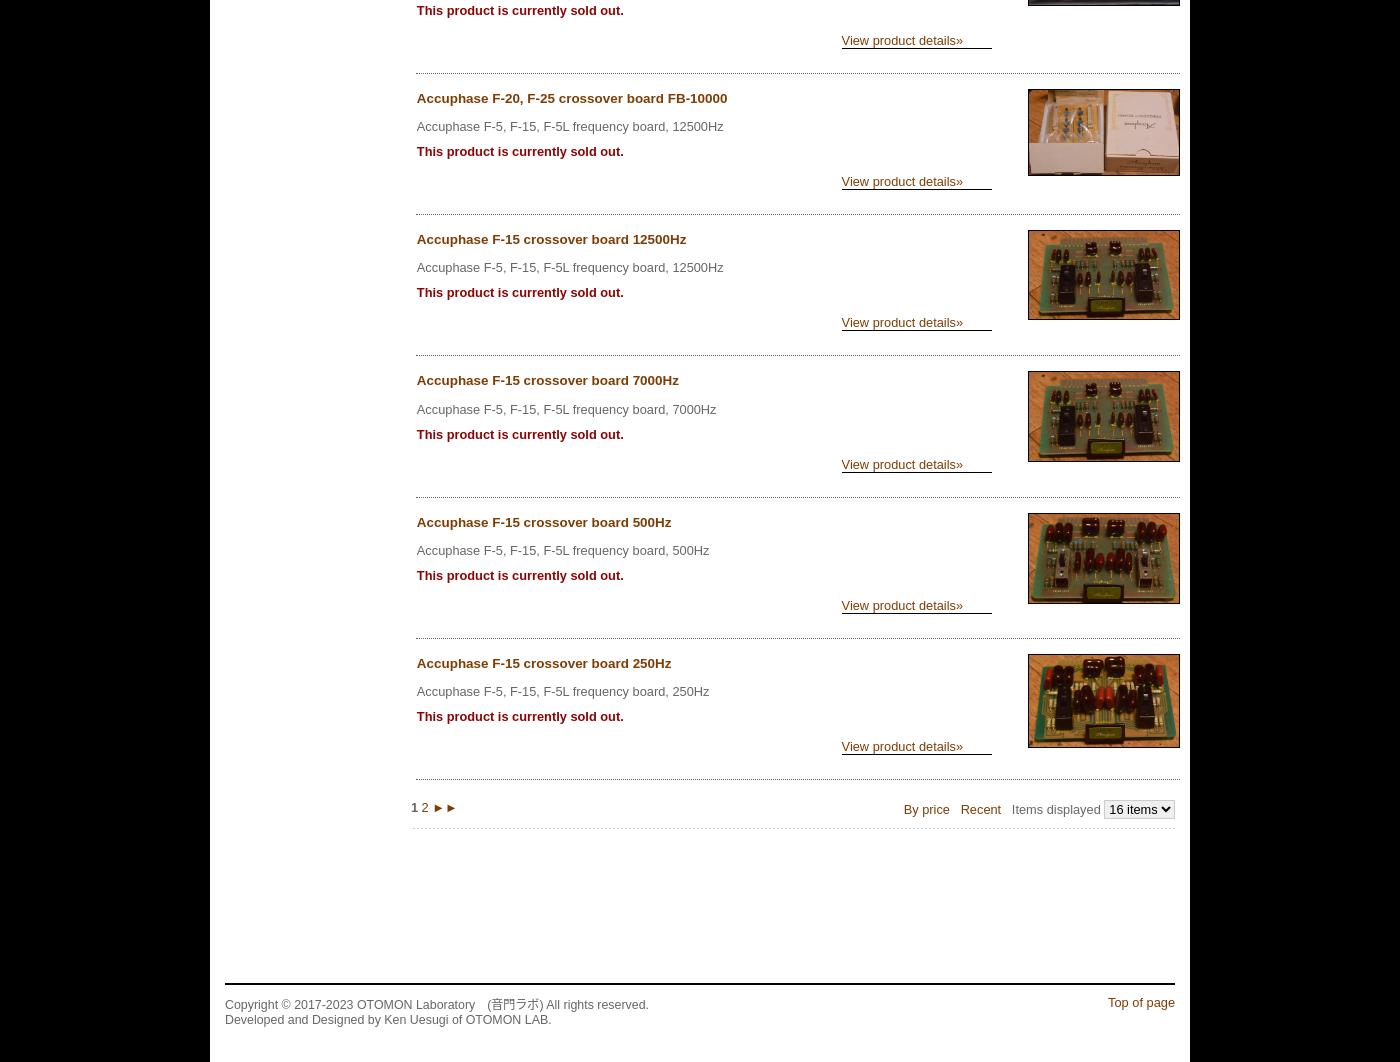  Describe the element at coordinates (562, 690) in the screenshot. I see `'Accuphase F-5, F-15, F-5L frequency board, 250Hz'` at that location.